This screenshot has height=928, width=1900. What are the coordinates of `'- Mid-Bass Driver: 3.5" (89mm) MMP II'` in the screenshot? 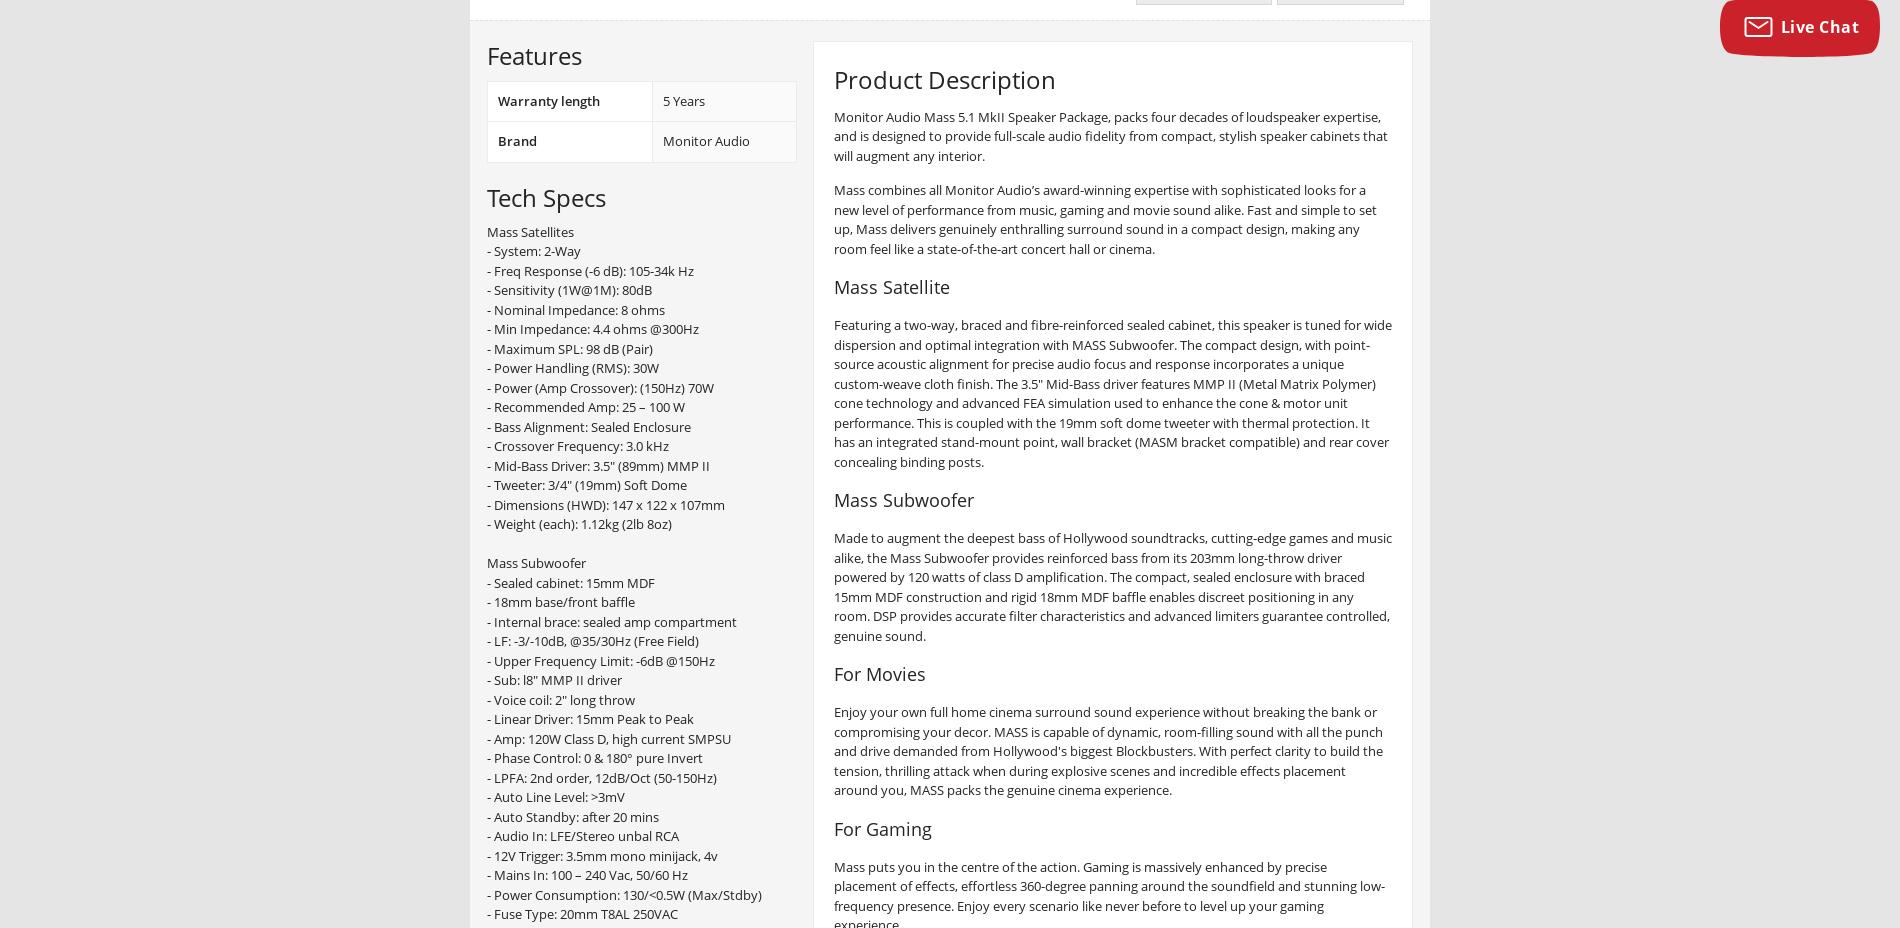 It's located at (598, 464).